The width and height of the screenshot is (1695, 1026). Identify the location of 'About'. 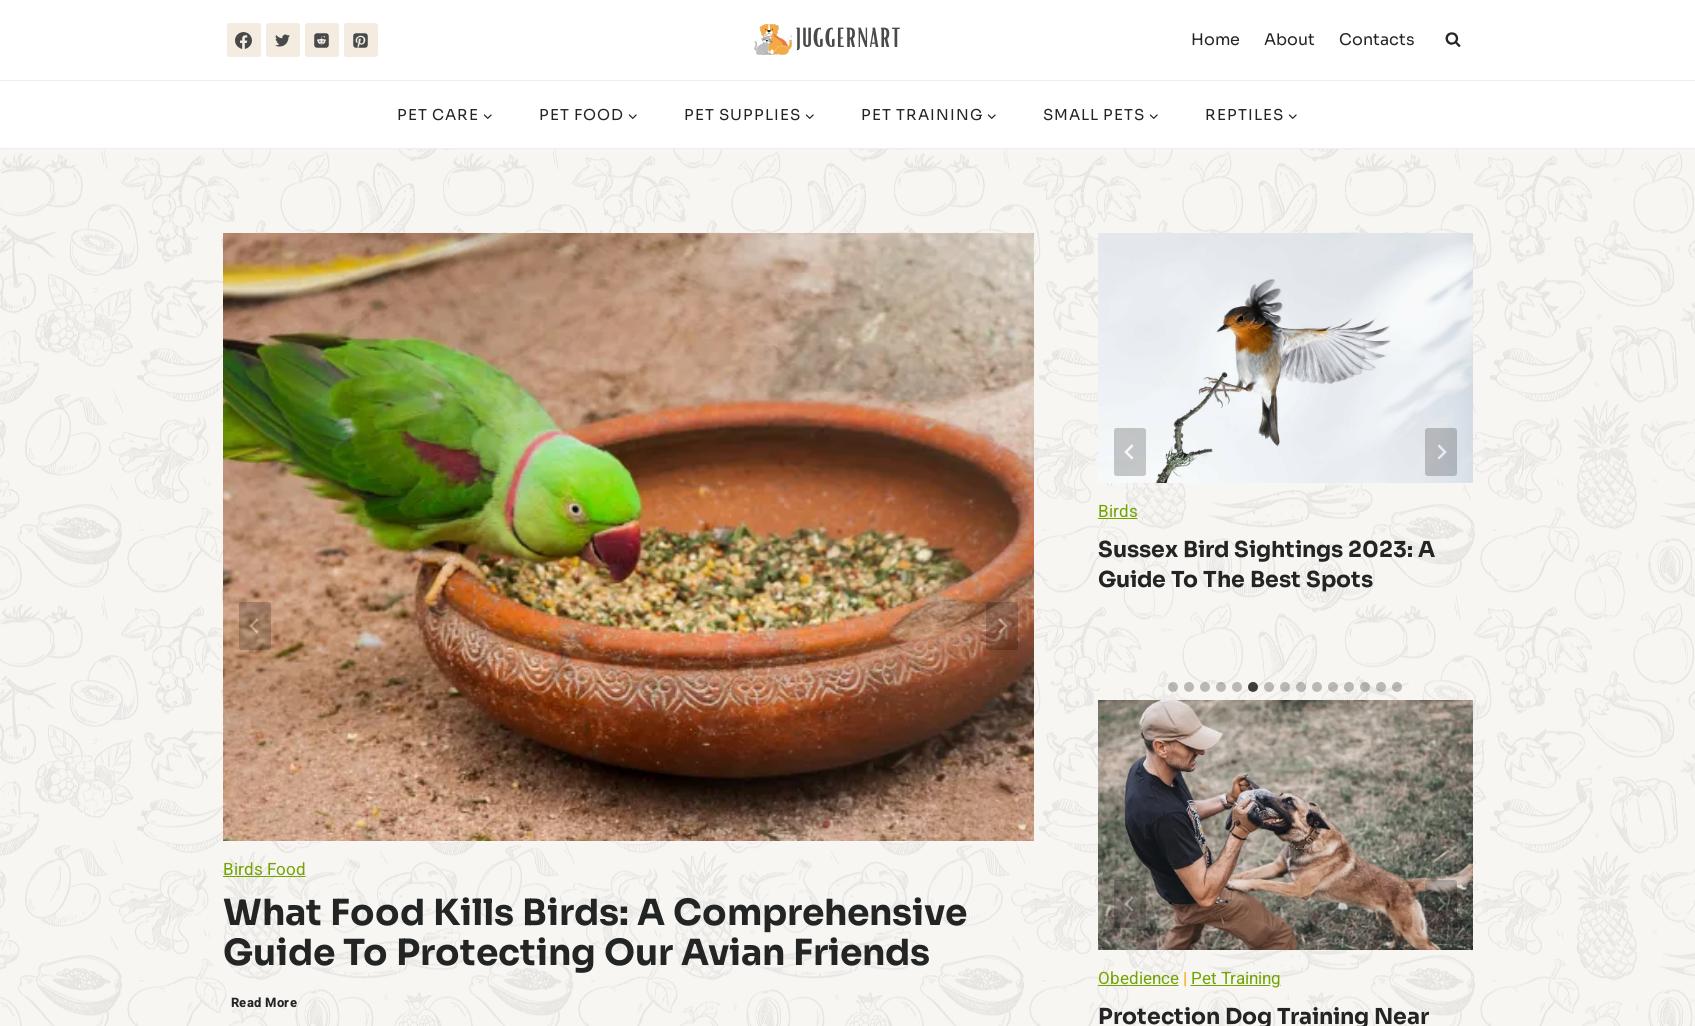
(1287, 39).